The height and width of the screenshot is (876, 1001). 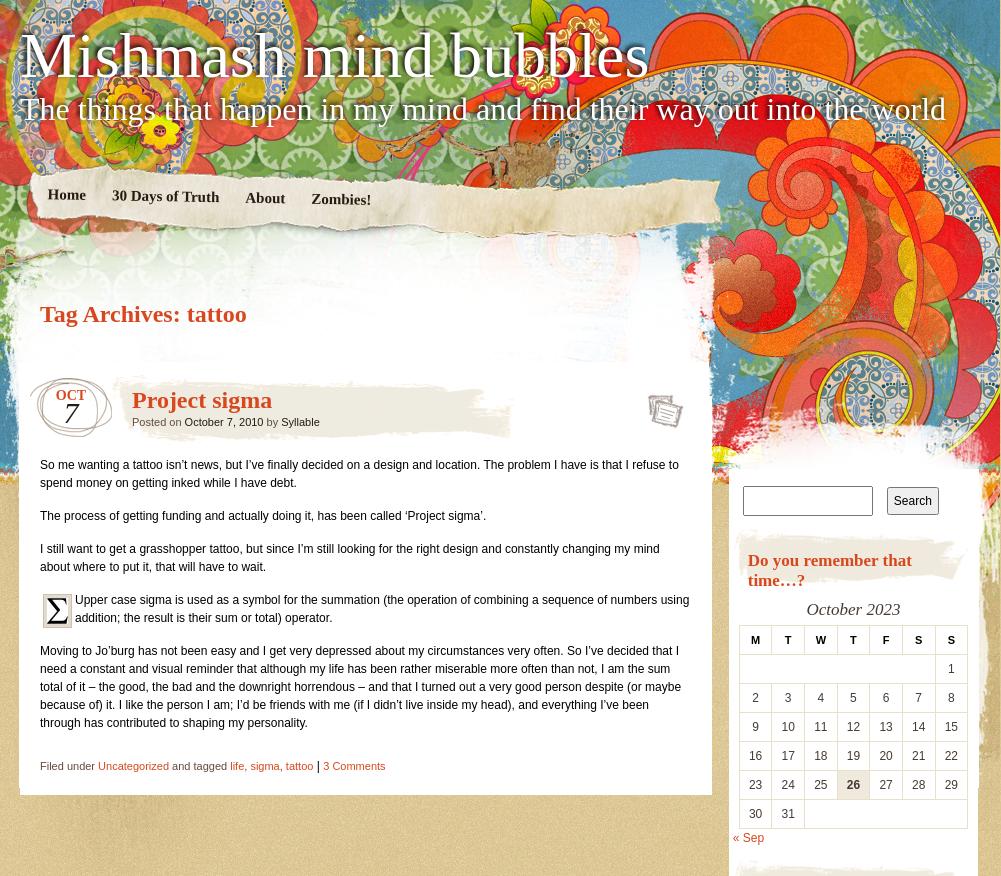 What do you see at coordinates (819, 640) in the screenshot?
I see `'W'` at bounding box center [819, 640].